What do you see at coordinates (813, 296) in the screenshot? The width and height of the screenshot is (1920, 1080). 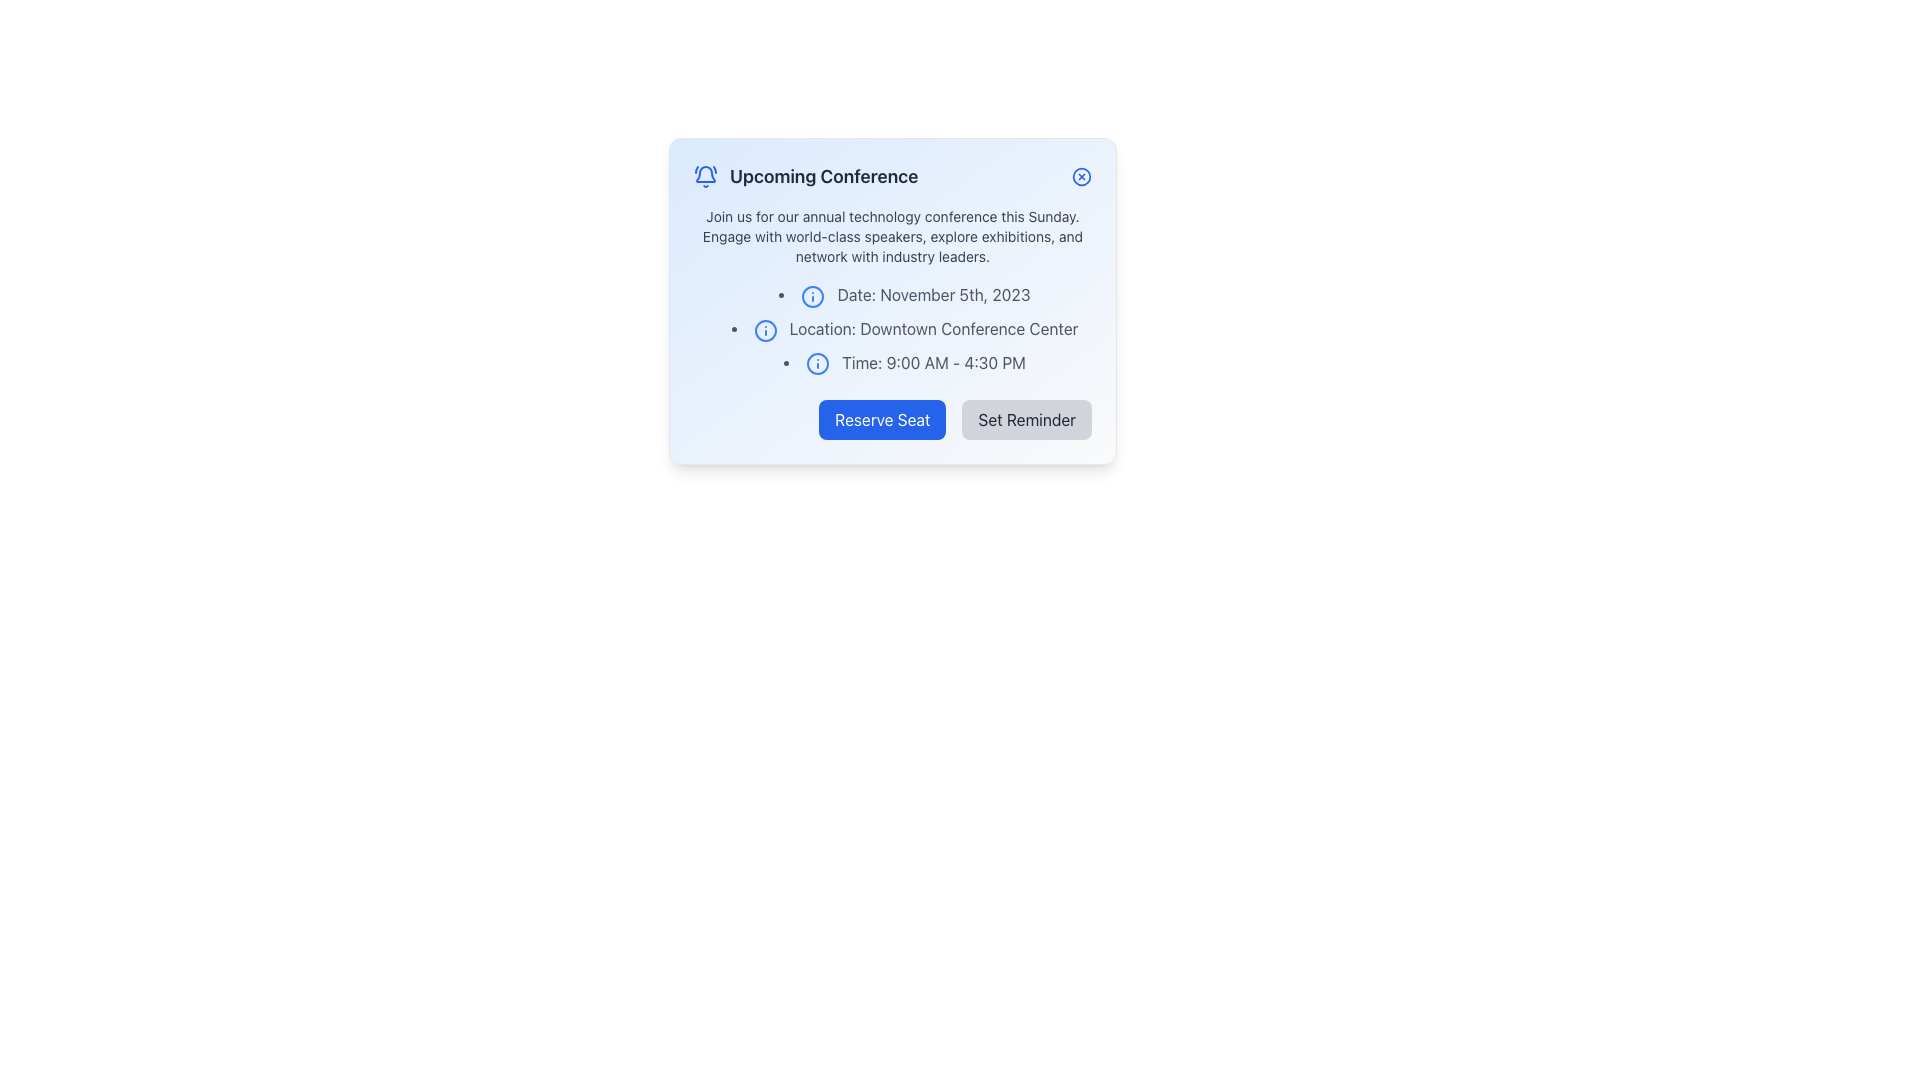 I see `the blue circular information icon located to the left of the text 'Date: November 5th, 2023' in the details section of the card` at bounding box center [813, 296].